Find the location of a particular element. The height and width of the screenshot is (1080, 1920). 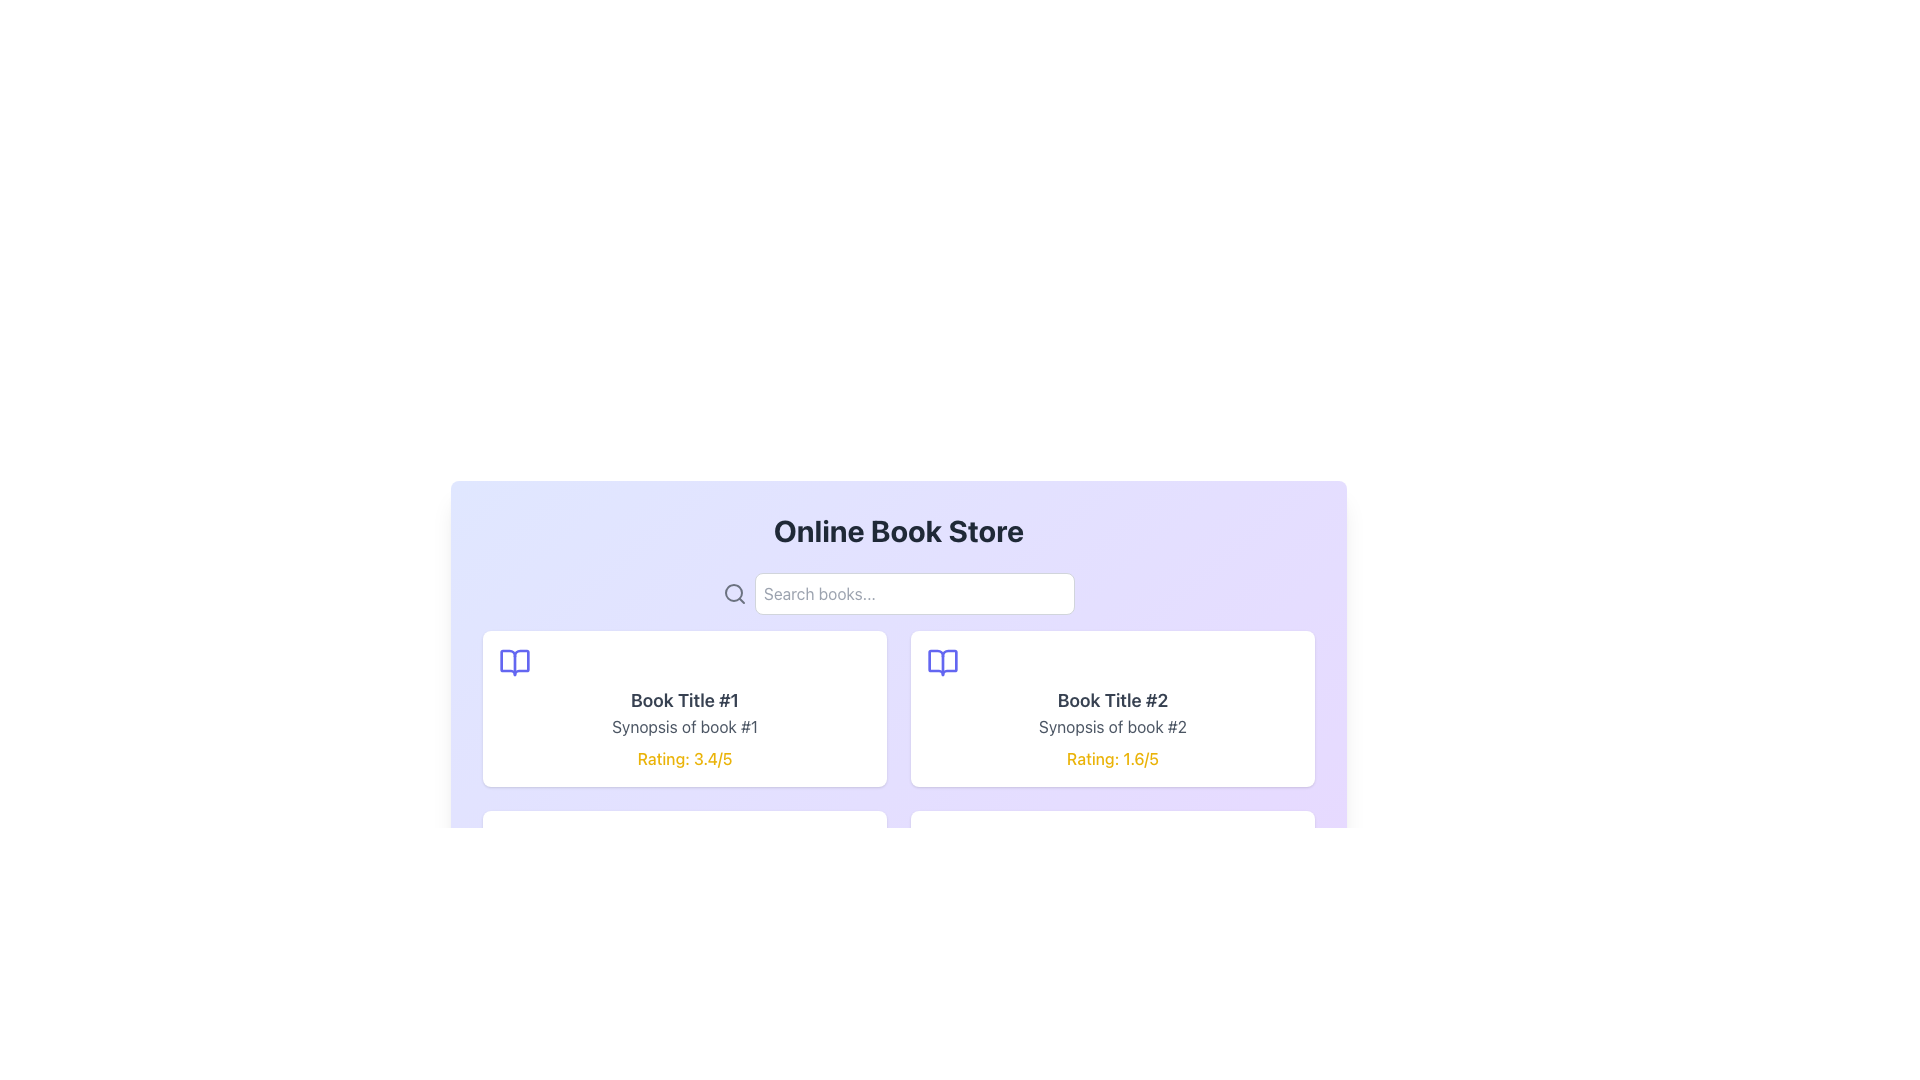

the book-related icon located at the top-left corner of the card titled 'Book Title #1', which is positioned directly above the title text is located at coordinates (514, 663).